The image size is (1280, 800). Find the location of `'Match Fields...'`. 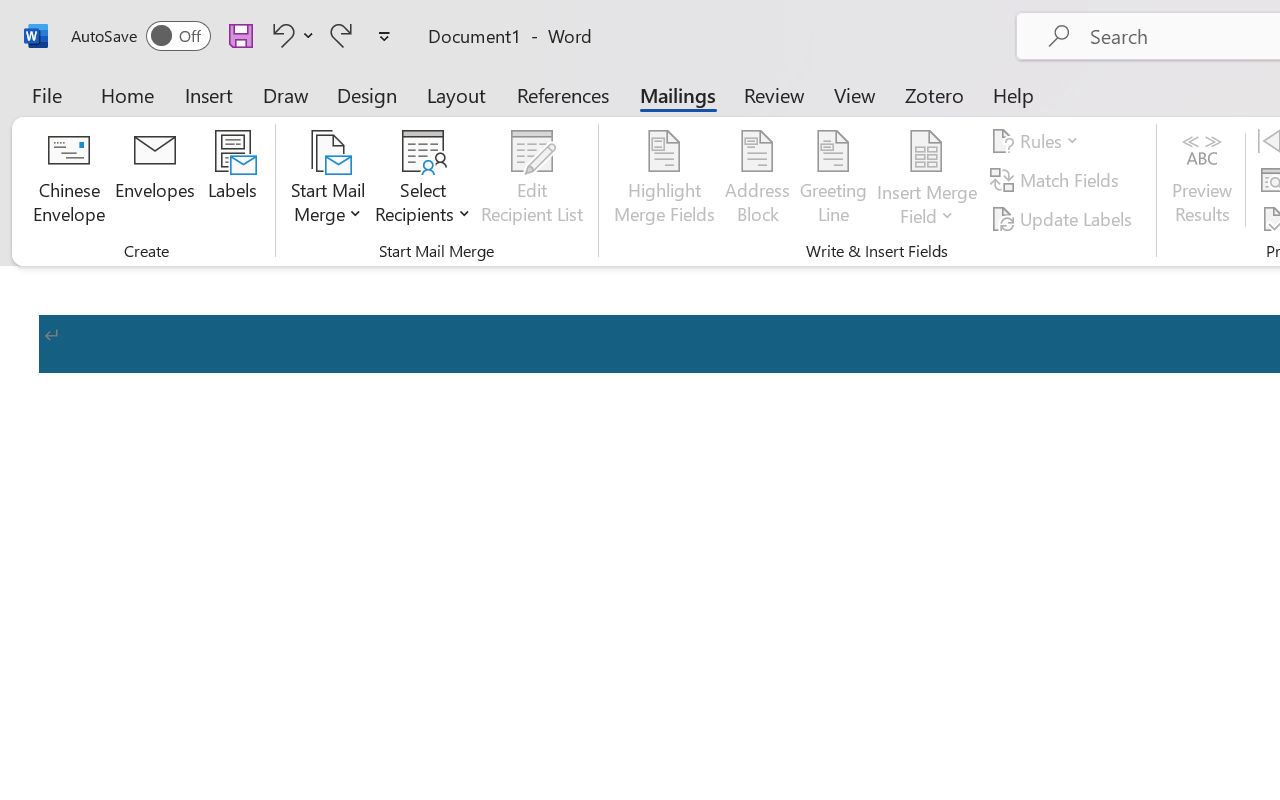

'Match Fields...' is located at coordinates (1056, 179).